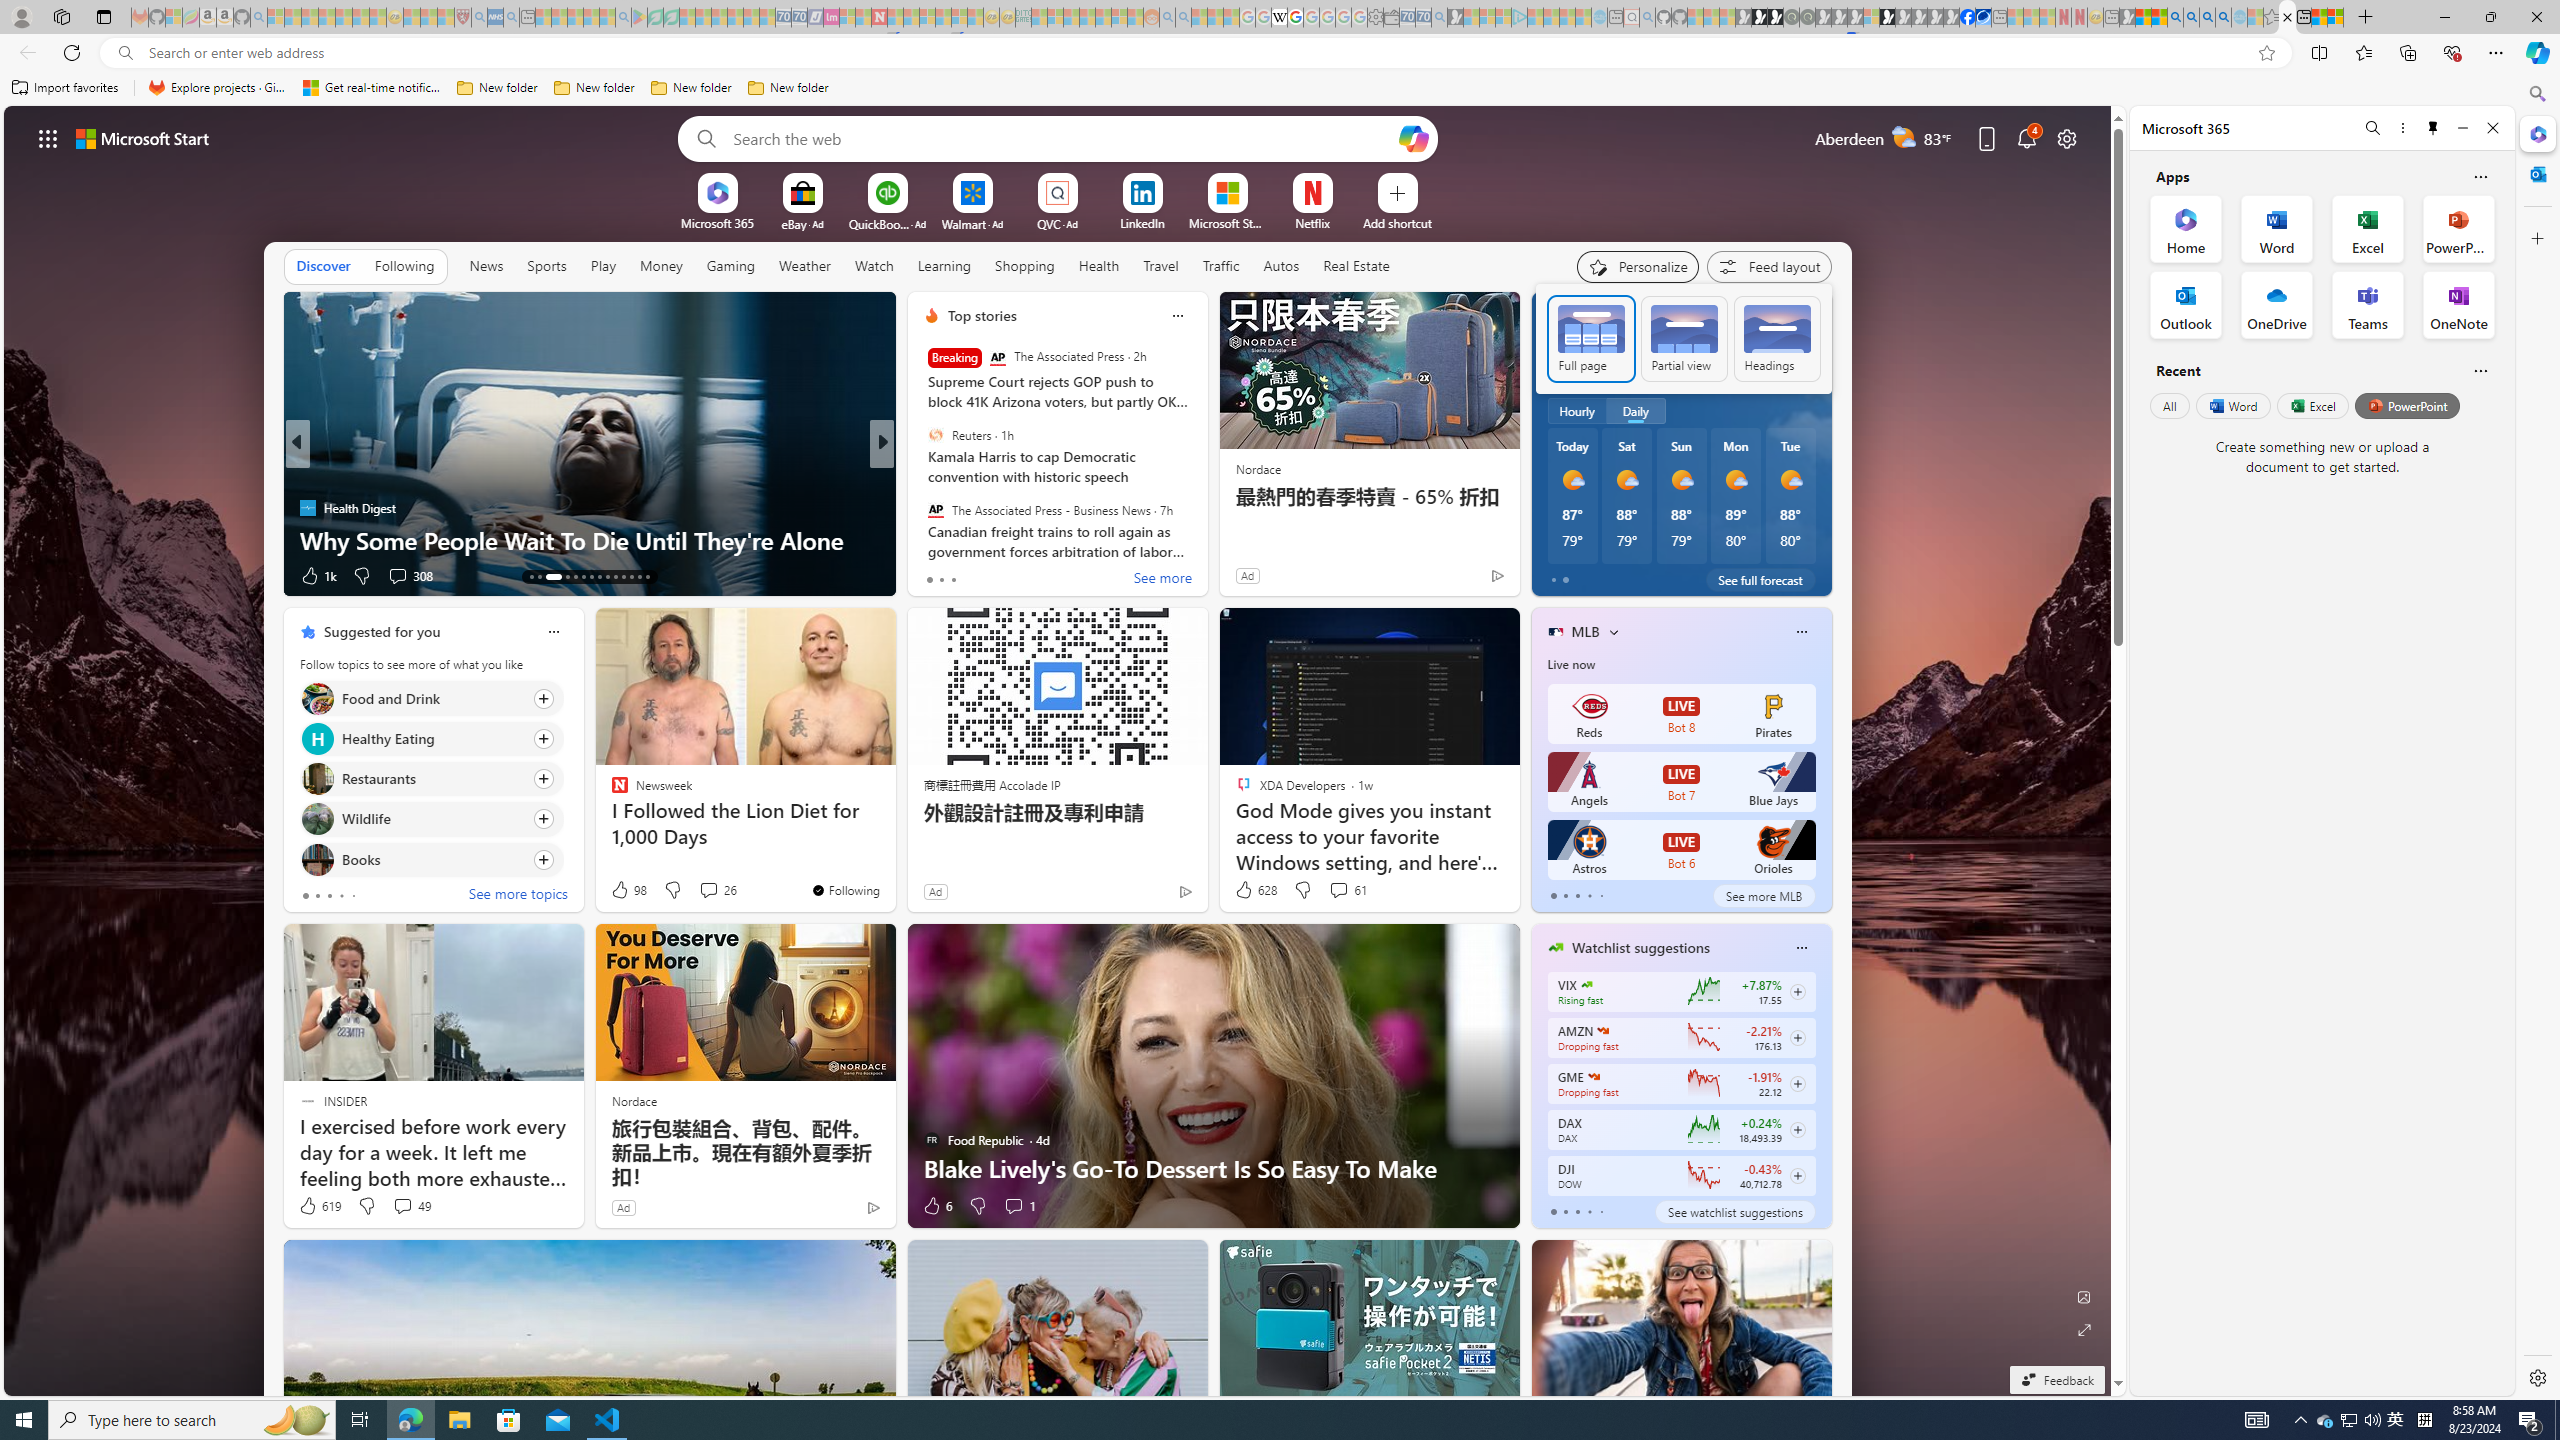  Describe the element at coordinates (1024, 264) in the screenshot. I see `'Shopping'` at that location.